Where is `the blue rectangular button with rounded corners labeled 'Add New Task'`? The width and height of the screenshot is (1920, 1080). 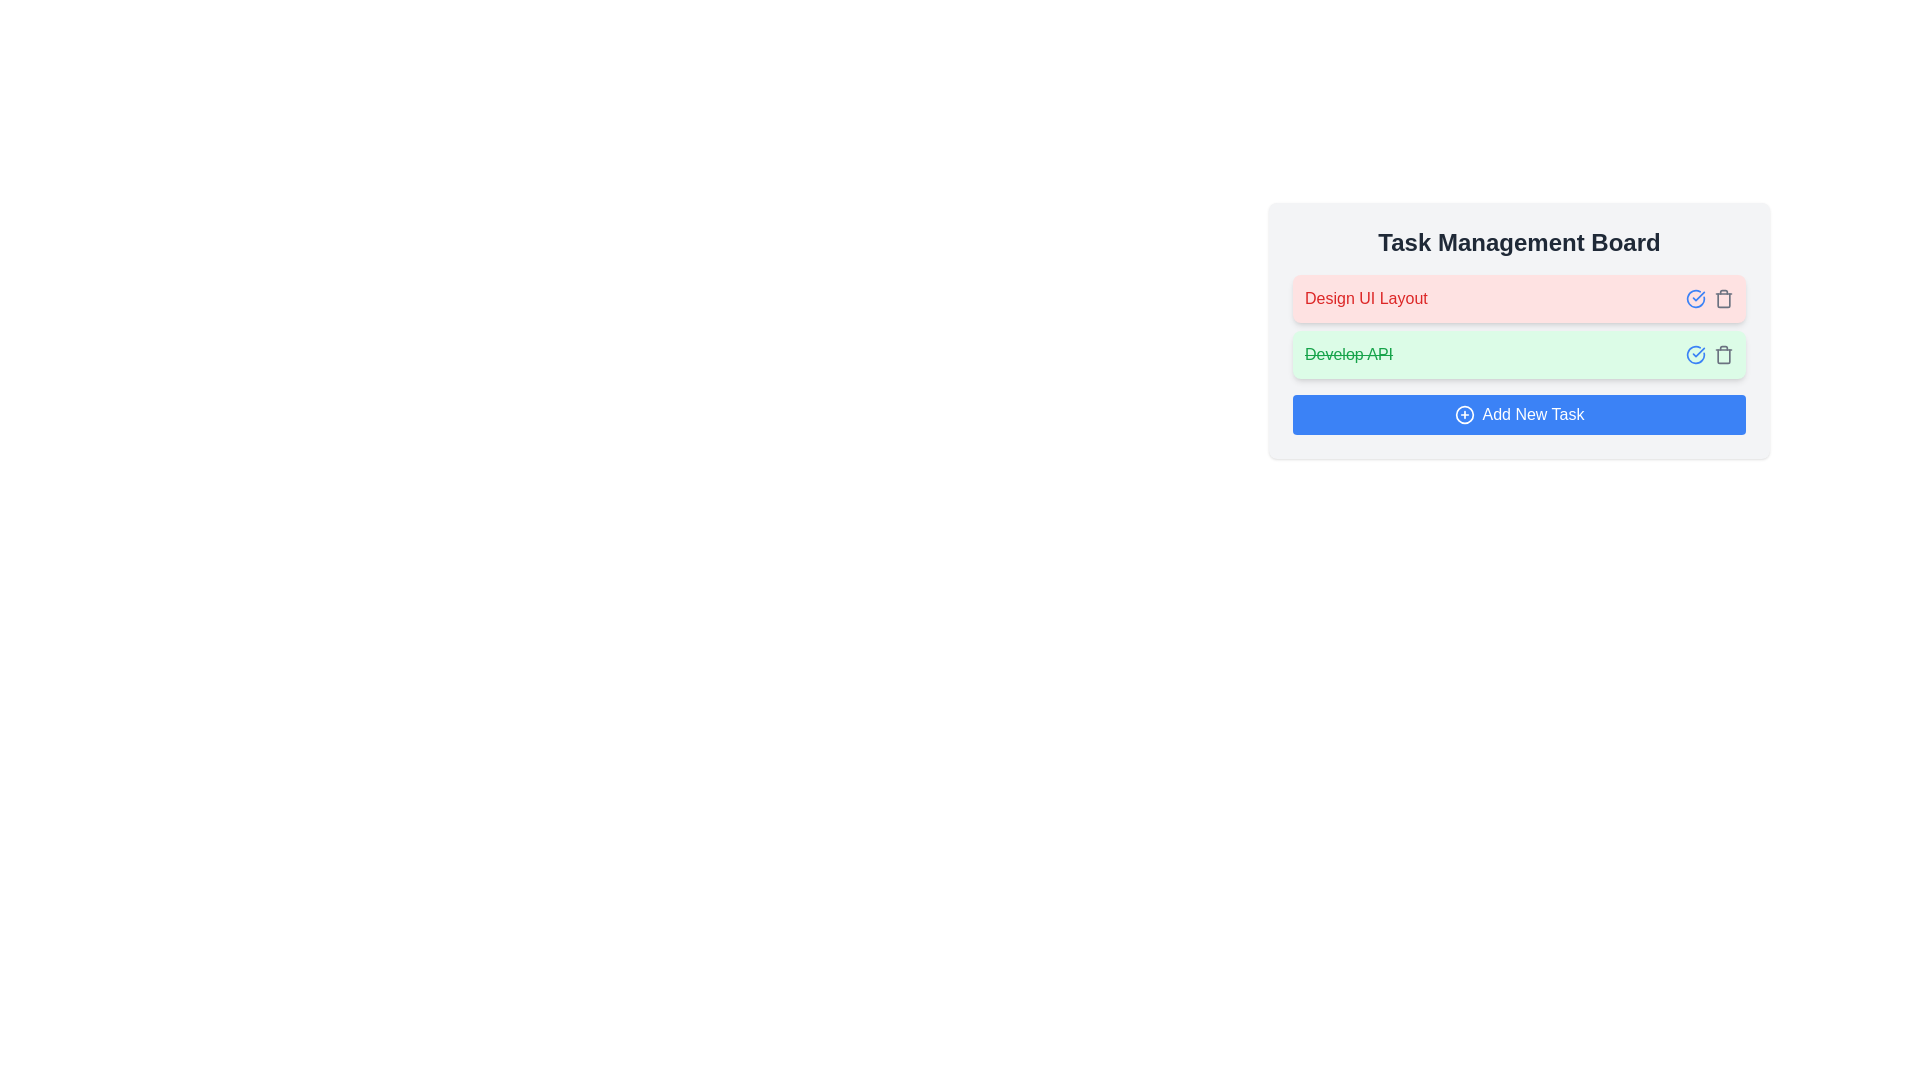 the blue rectangular button with rounded corners labeled 'Add New Task' is located at coordinates (1519, 414).